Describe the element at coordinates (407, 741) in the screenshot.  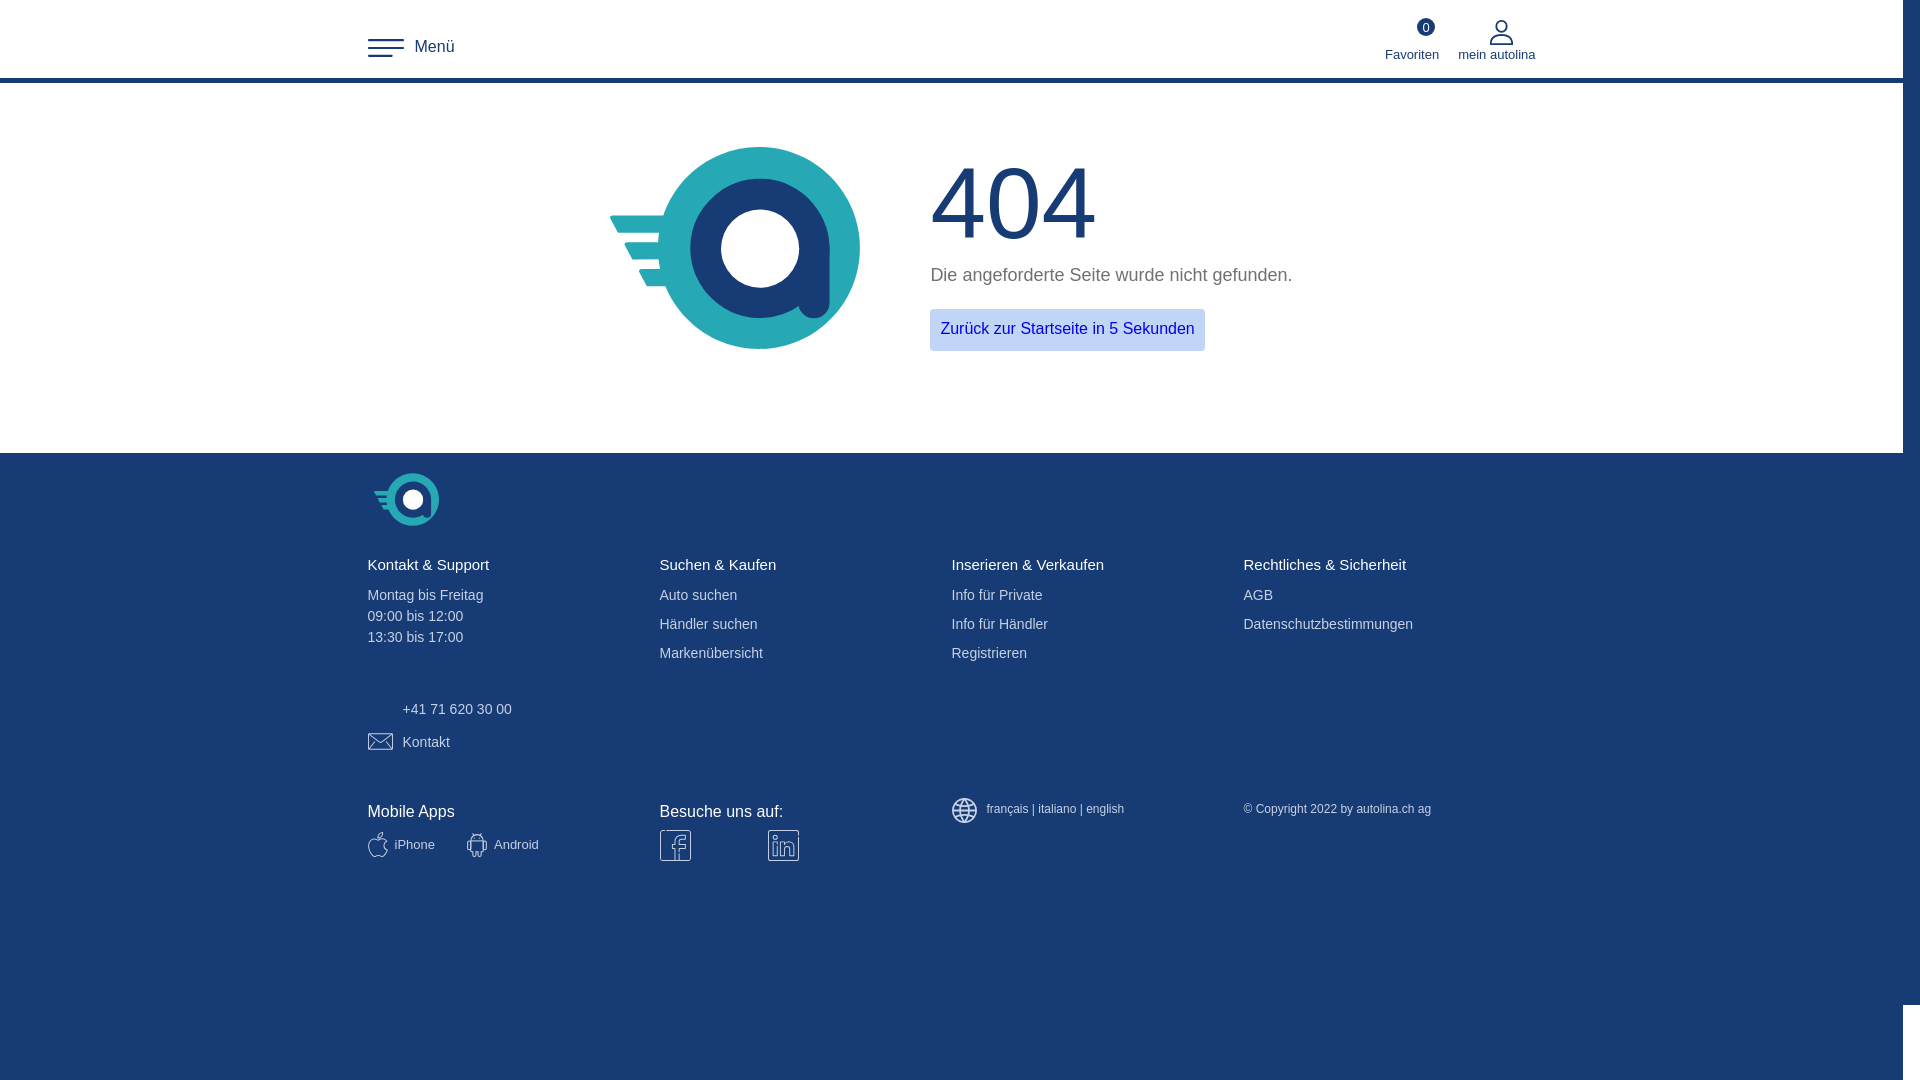
I see `'Kontakt'` at that location.